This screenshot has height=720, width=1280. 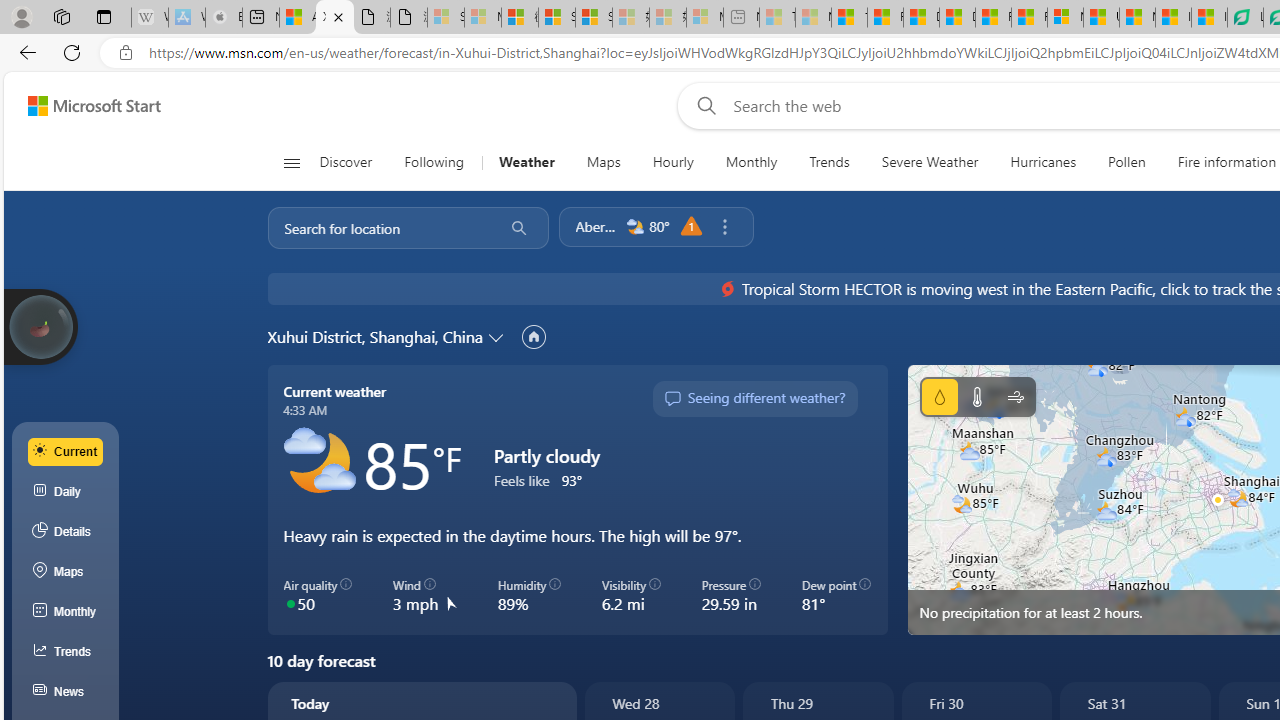 I want to click on 'Microsoft account | Account Checkup - Sleeping', so click(x=705, y=17).